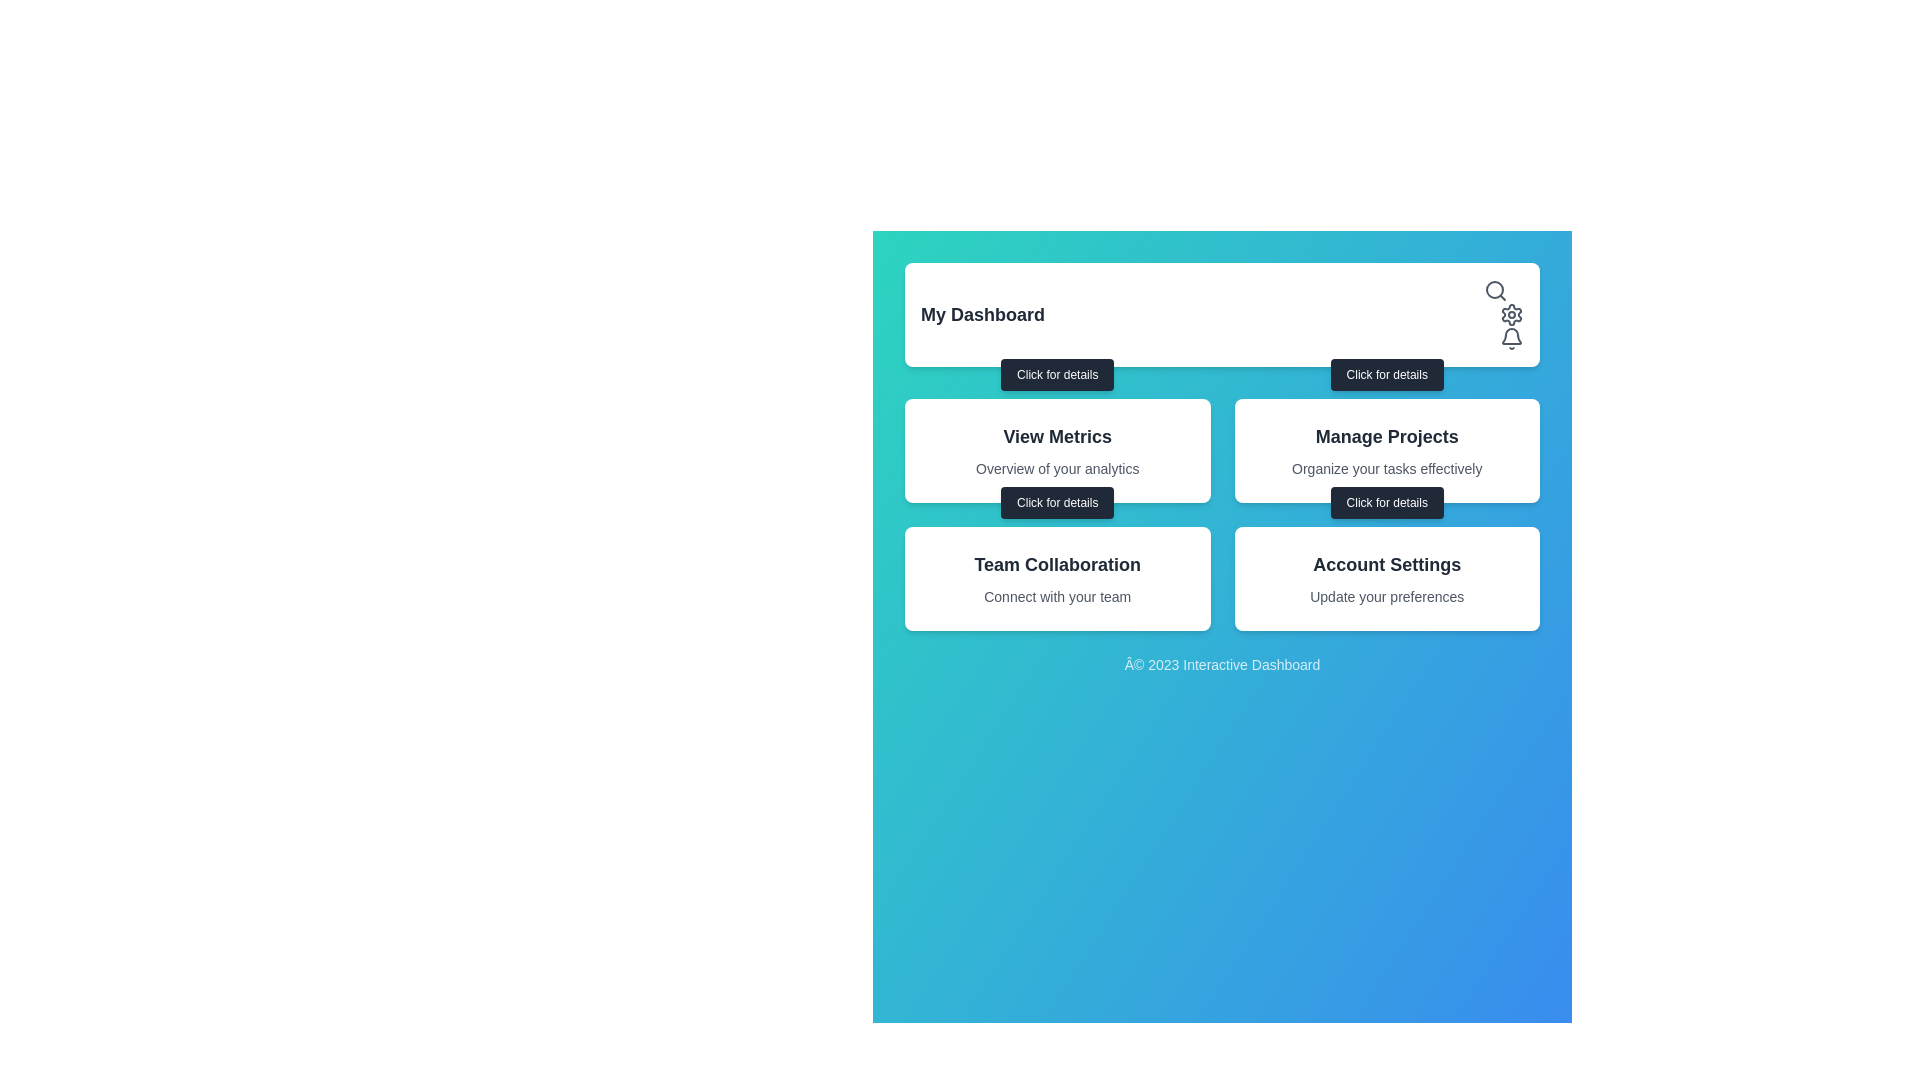 This screenshot has height=1080, width=1920. Describe the element at coordinates (1386, 451) in the screenshot. I see `the 'Manage Projects' UI card element, located in the second column of the first row of a 2x2 grid layout, which provides quick access to project management functionality` at that location.